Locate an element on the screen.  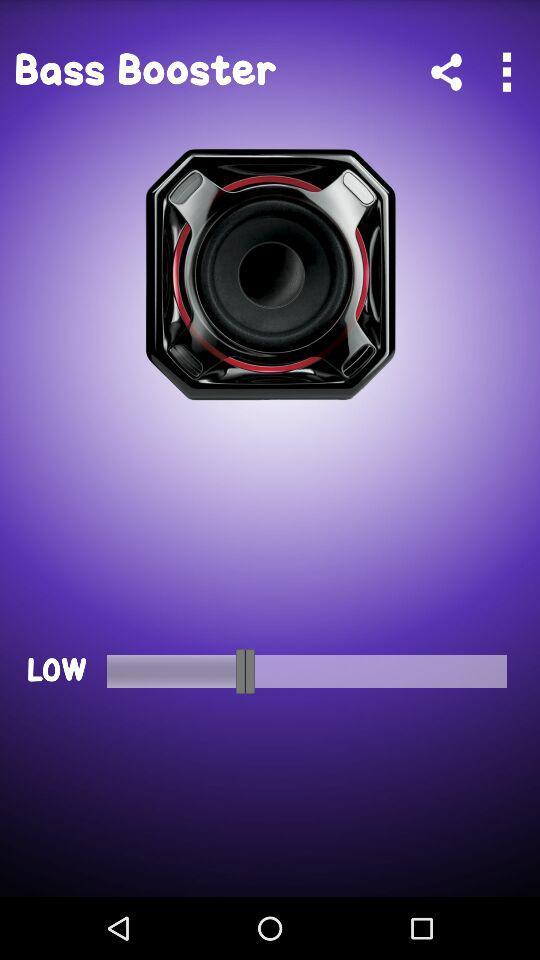
share the item is located at coordinates (446, 72).